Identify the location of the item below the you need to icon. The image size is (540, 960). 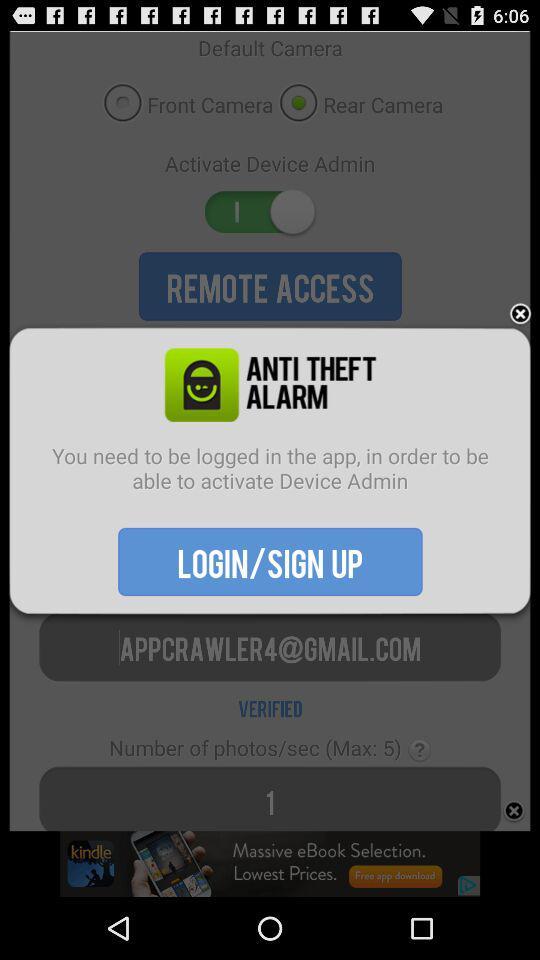
(270, 561).